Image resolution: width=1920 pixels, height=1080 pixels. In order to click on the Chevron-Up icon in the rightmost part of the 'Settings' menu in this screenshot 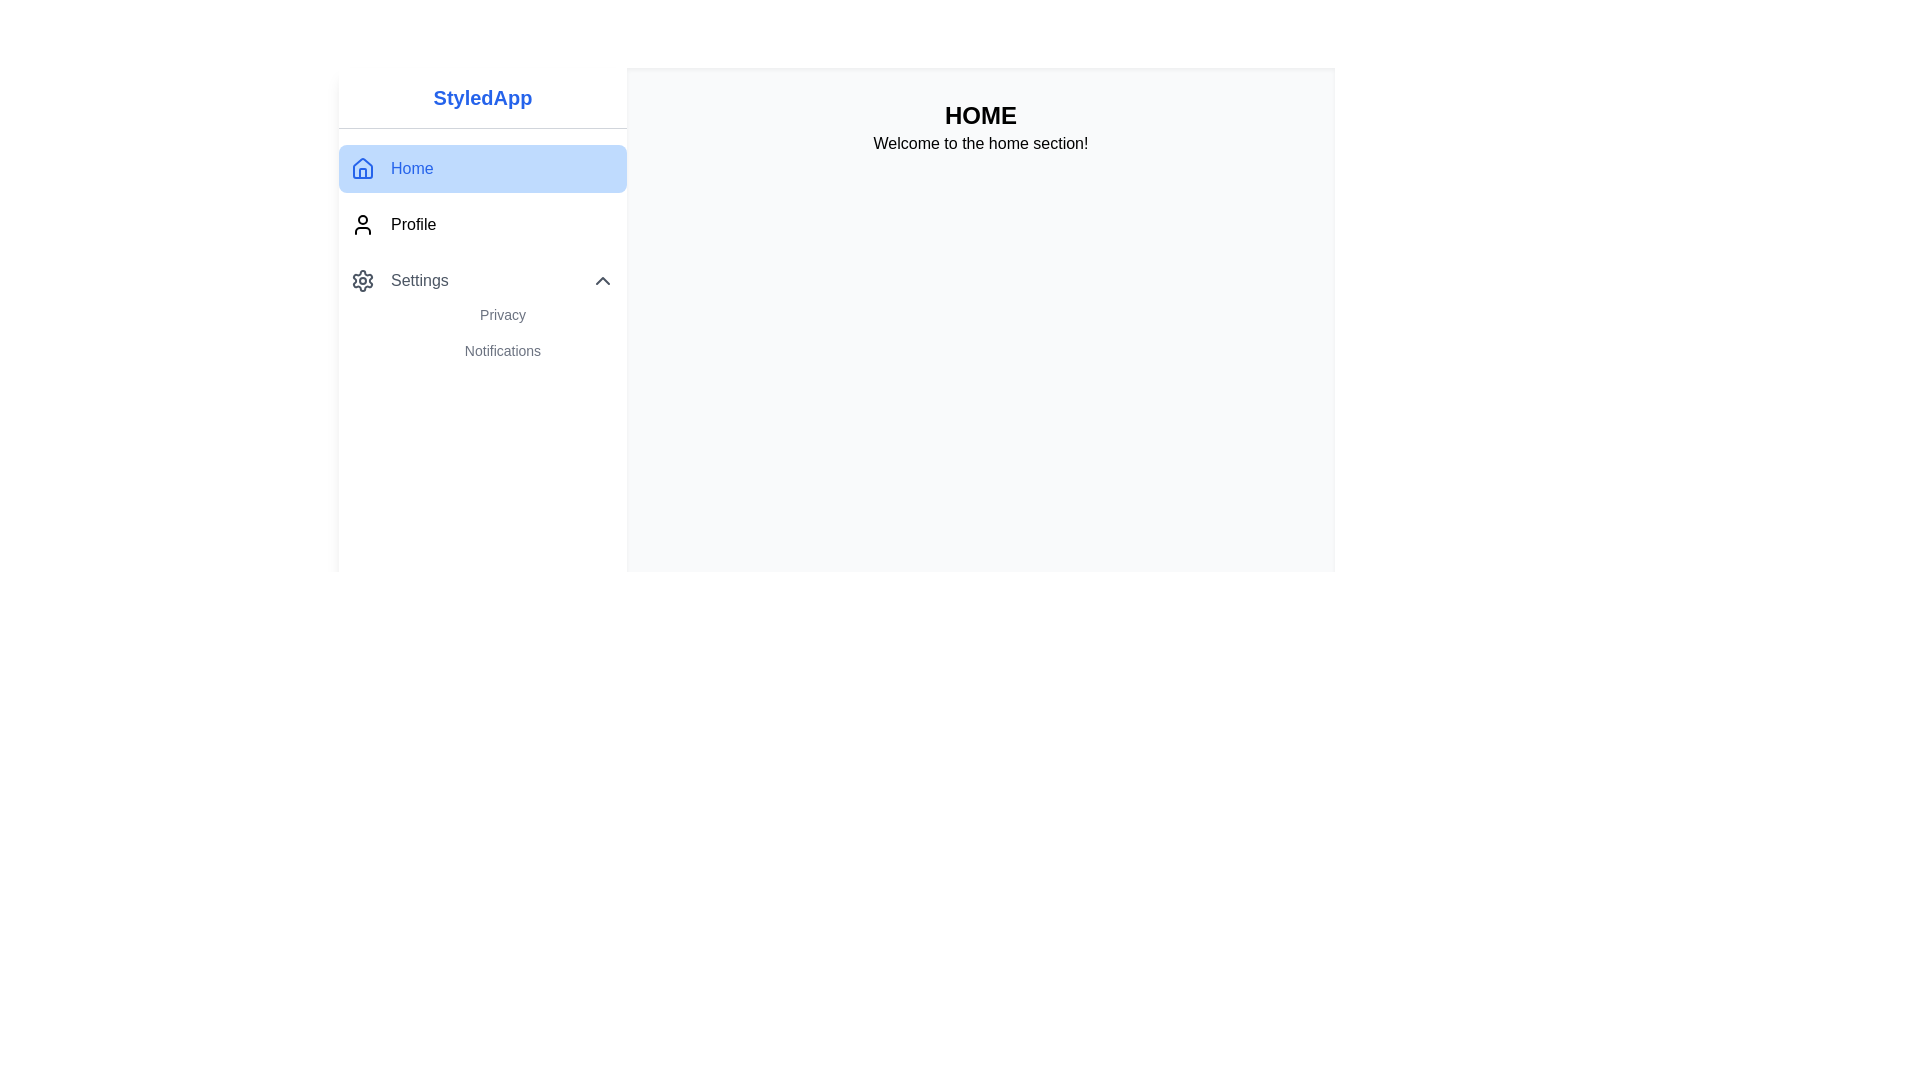, I will do `click(602, 281)`.